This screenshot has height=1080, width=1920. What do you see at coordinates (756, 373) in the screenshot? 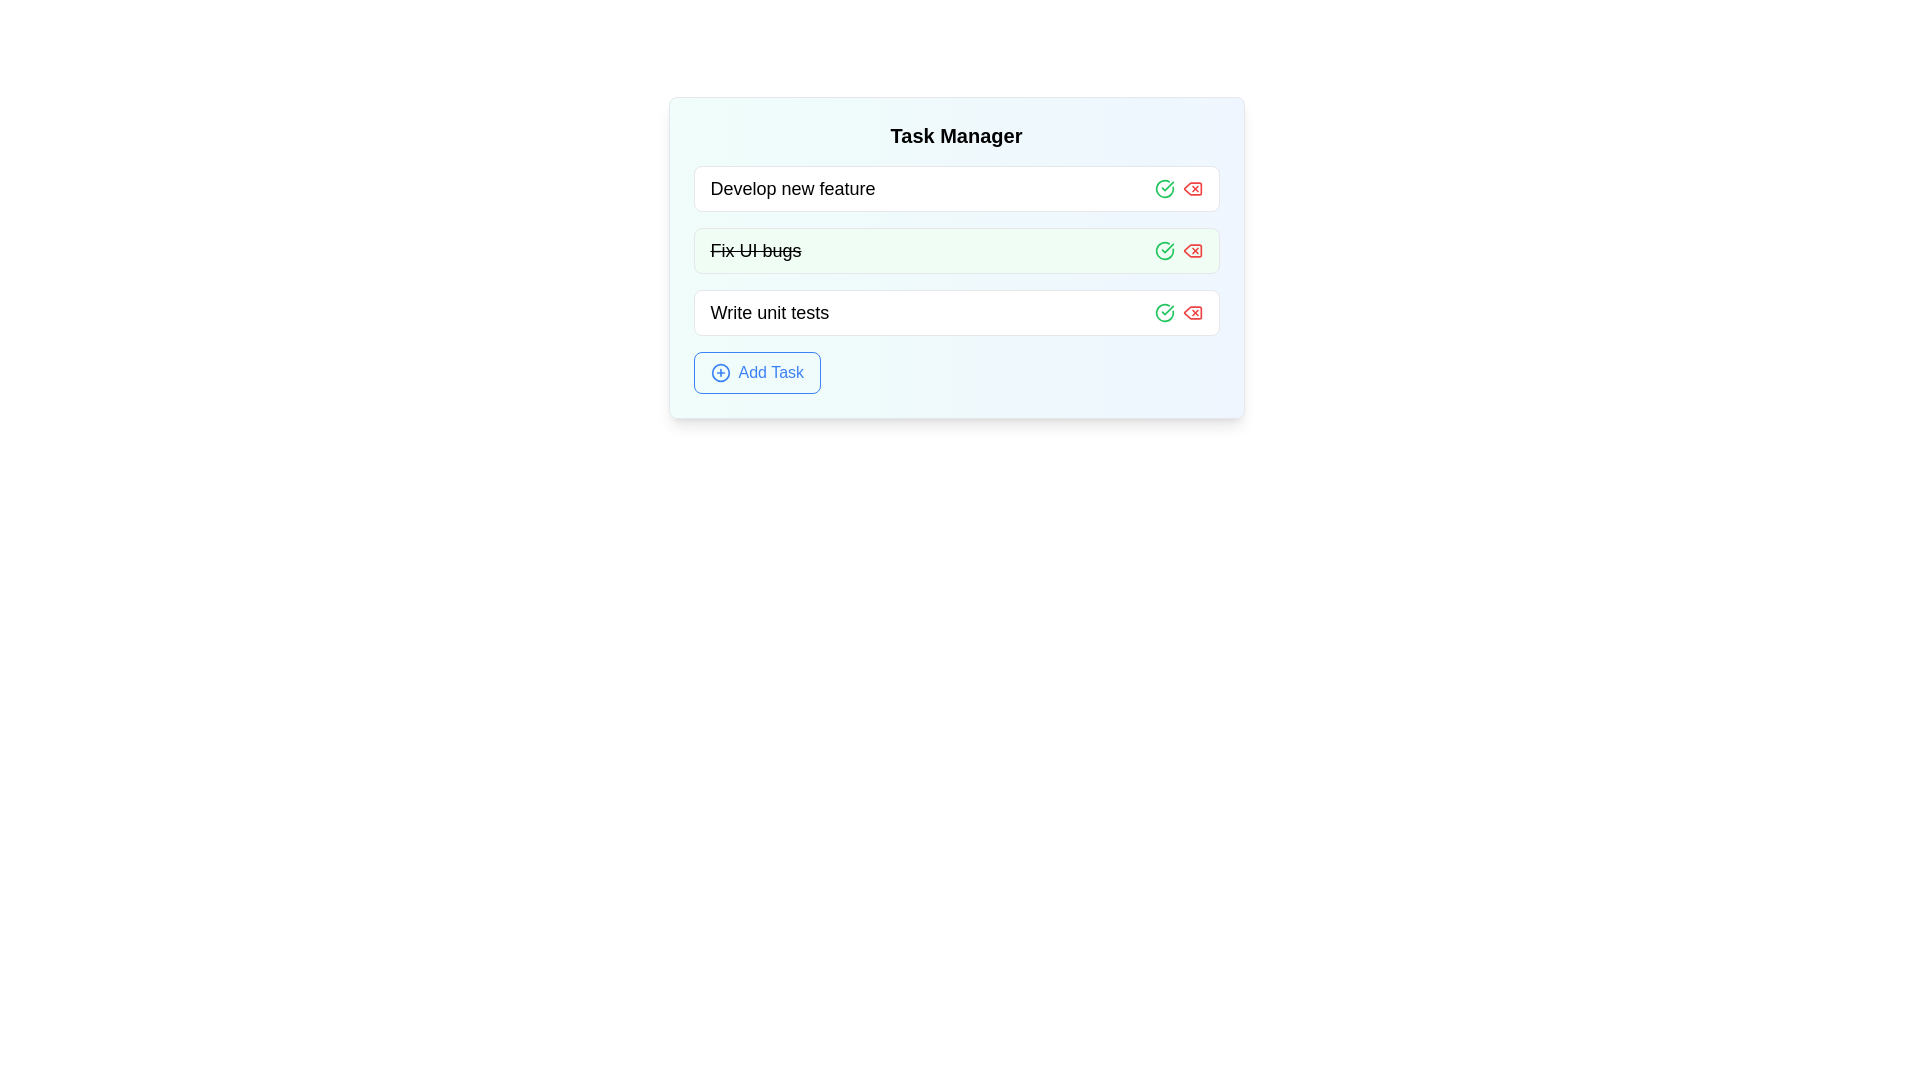
I see `'Add Task' button to initiate adding a new task` at bounding box center [756, 373].